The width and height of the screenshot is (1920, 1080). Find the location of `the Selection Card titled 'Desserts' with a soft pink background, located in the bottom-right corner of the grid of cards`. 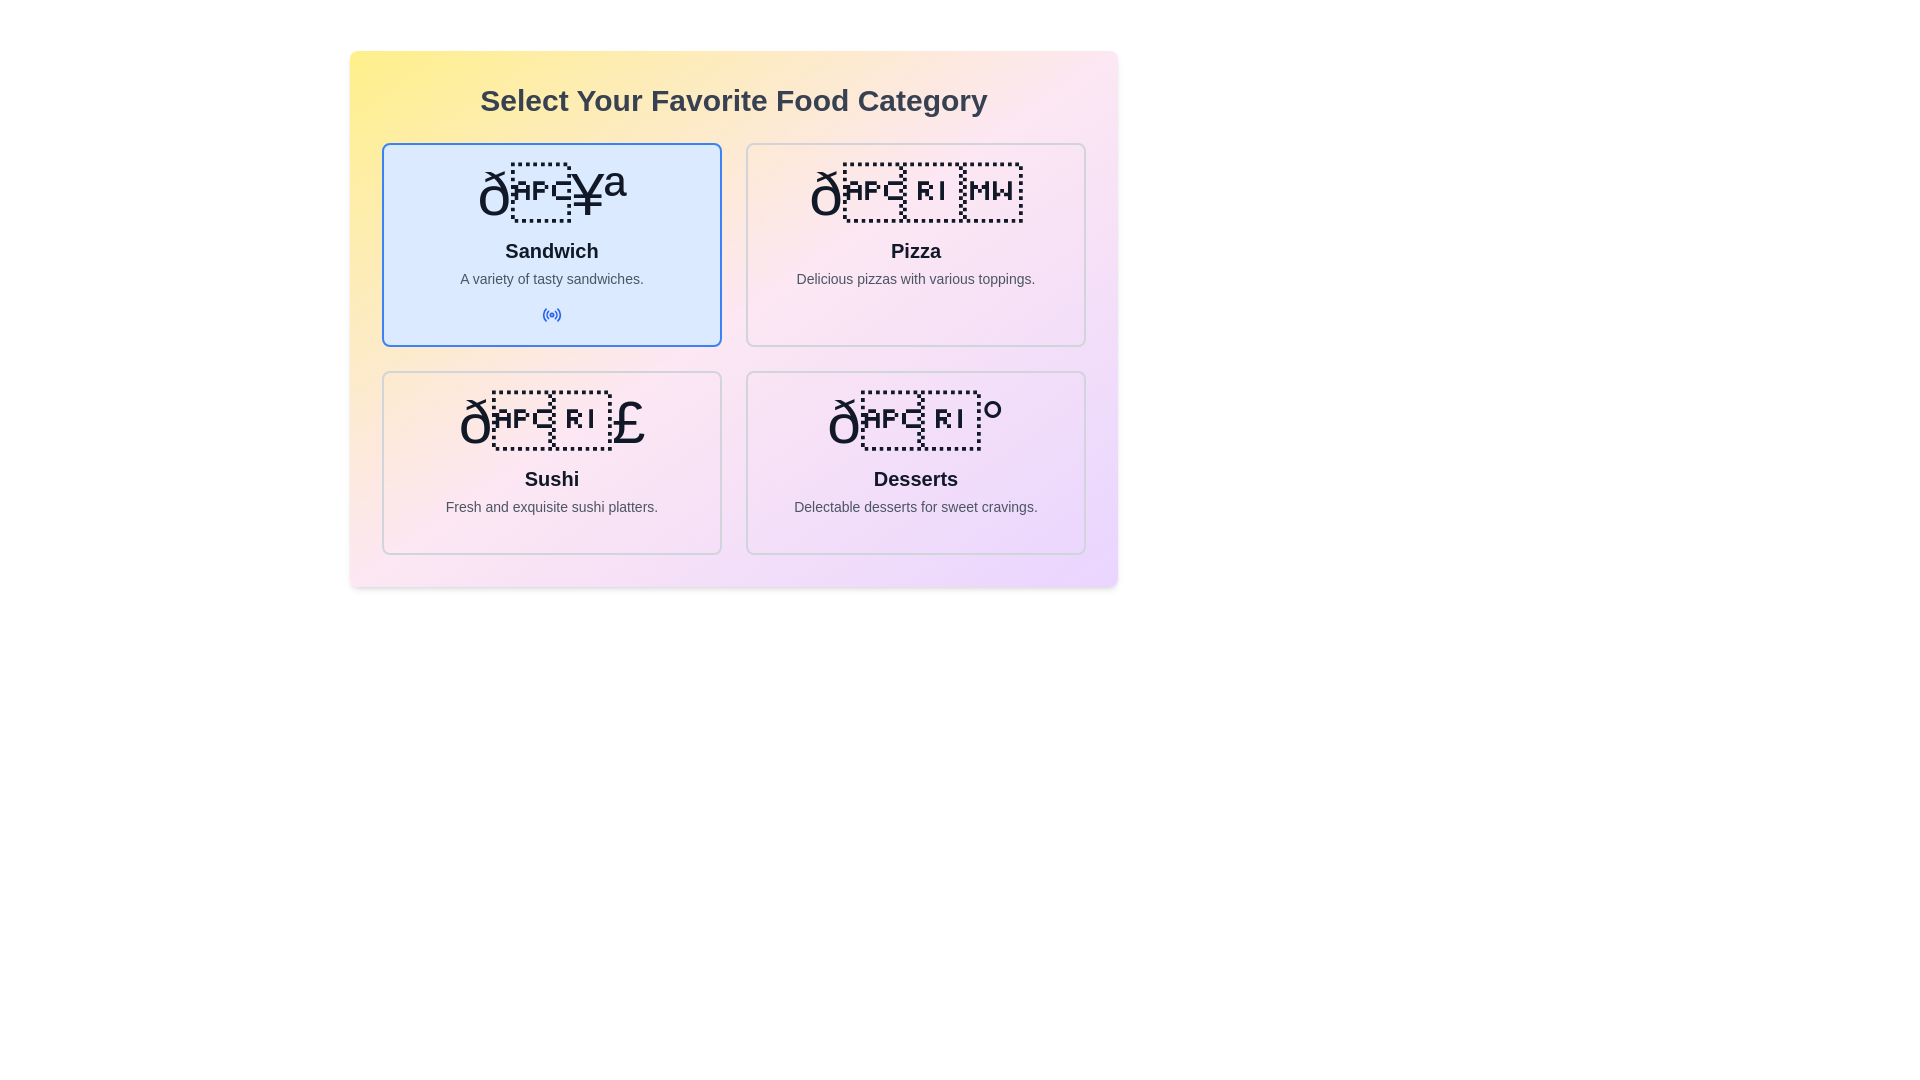

the Selection Card titled 'Desserts' with a soft pink background, located in the bottom-right corner of the grid of cards is located at coordinates (915, 462).